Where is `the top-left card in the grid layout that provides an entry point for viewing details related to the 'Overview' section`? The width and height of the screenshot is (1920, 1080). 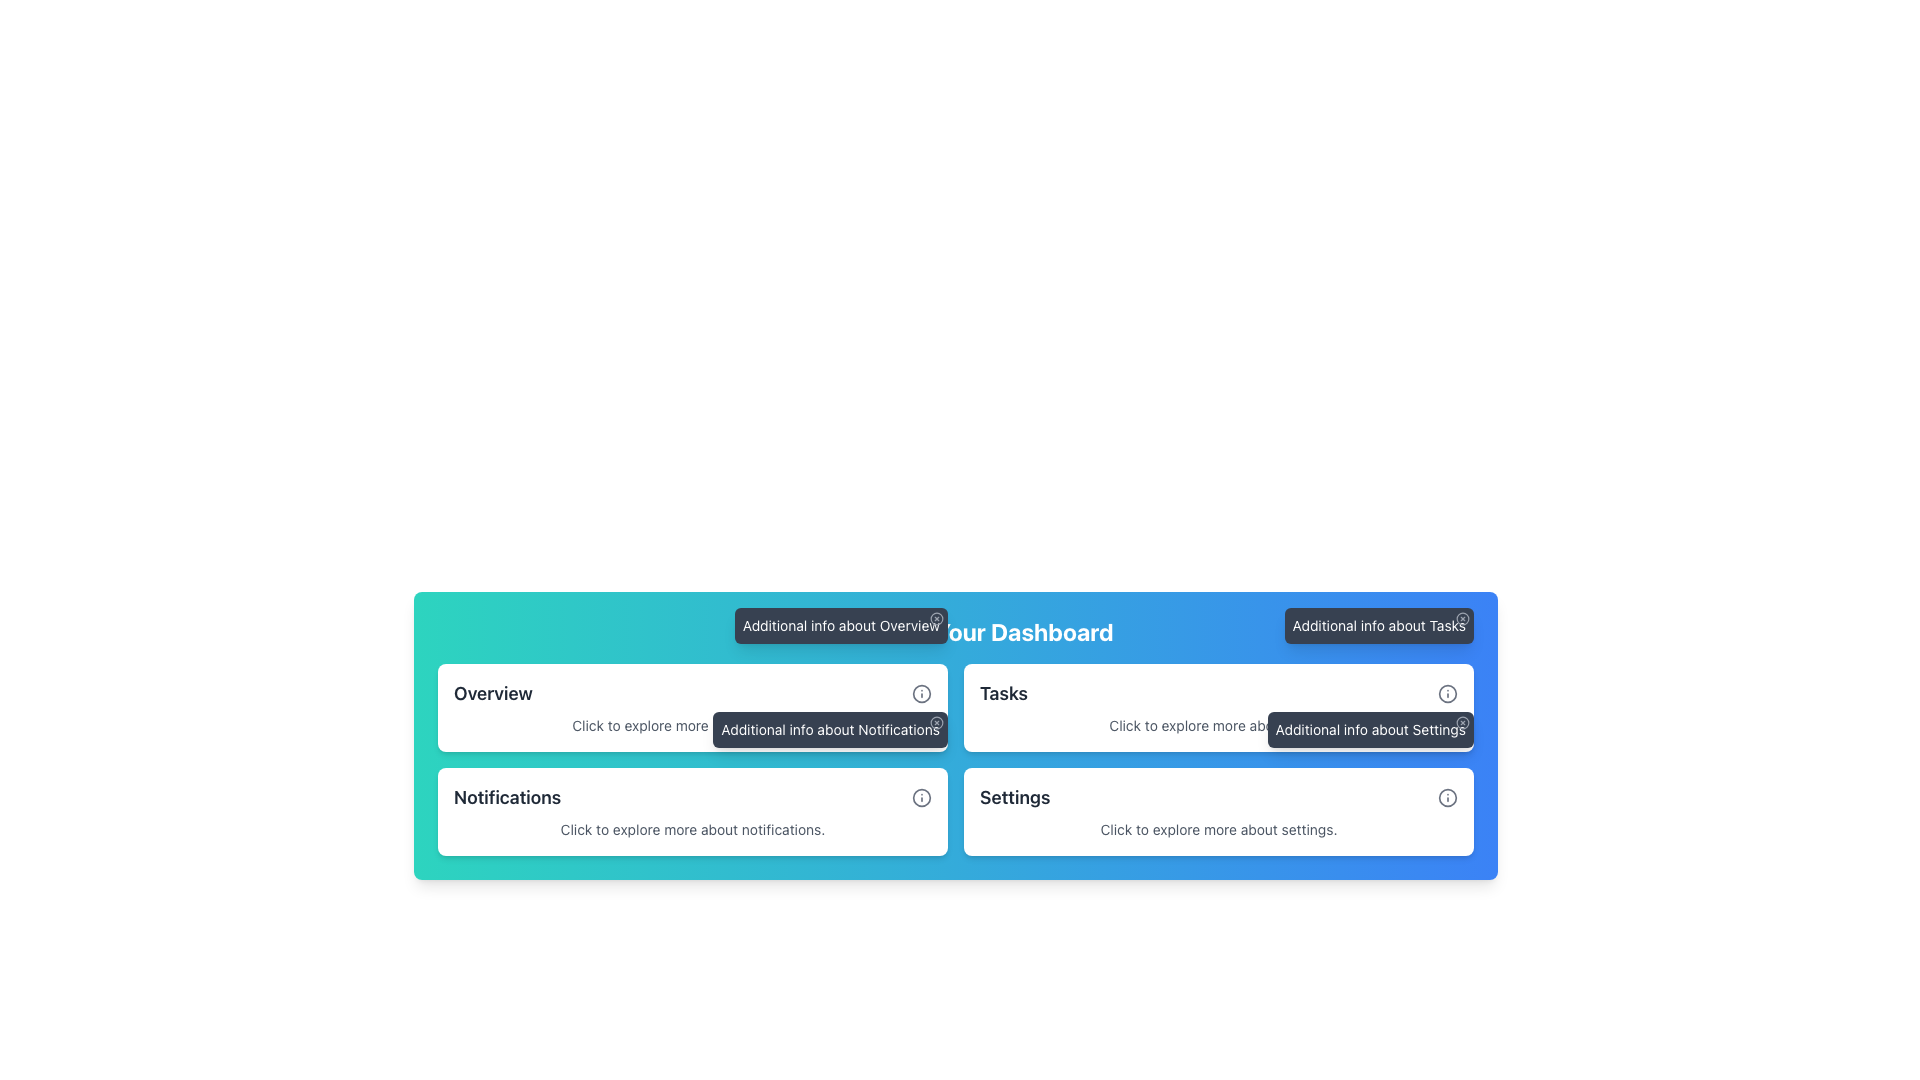
the top-left card in the grid layout that provides an entry point for viewing details related to the 'Overview' section is located at coordinates (692, 707).